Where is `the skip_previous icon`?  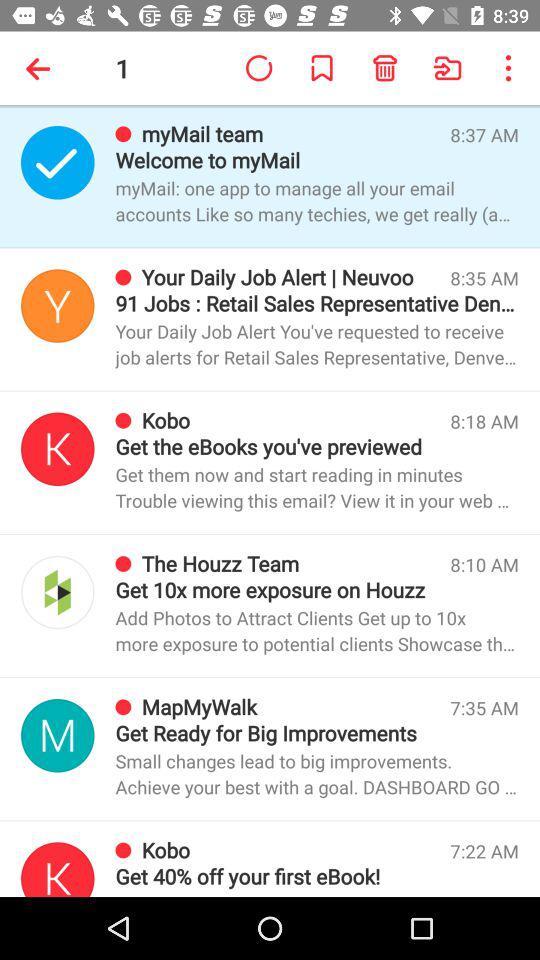
the skip_previous icon is located at coordinates (57, 449).